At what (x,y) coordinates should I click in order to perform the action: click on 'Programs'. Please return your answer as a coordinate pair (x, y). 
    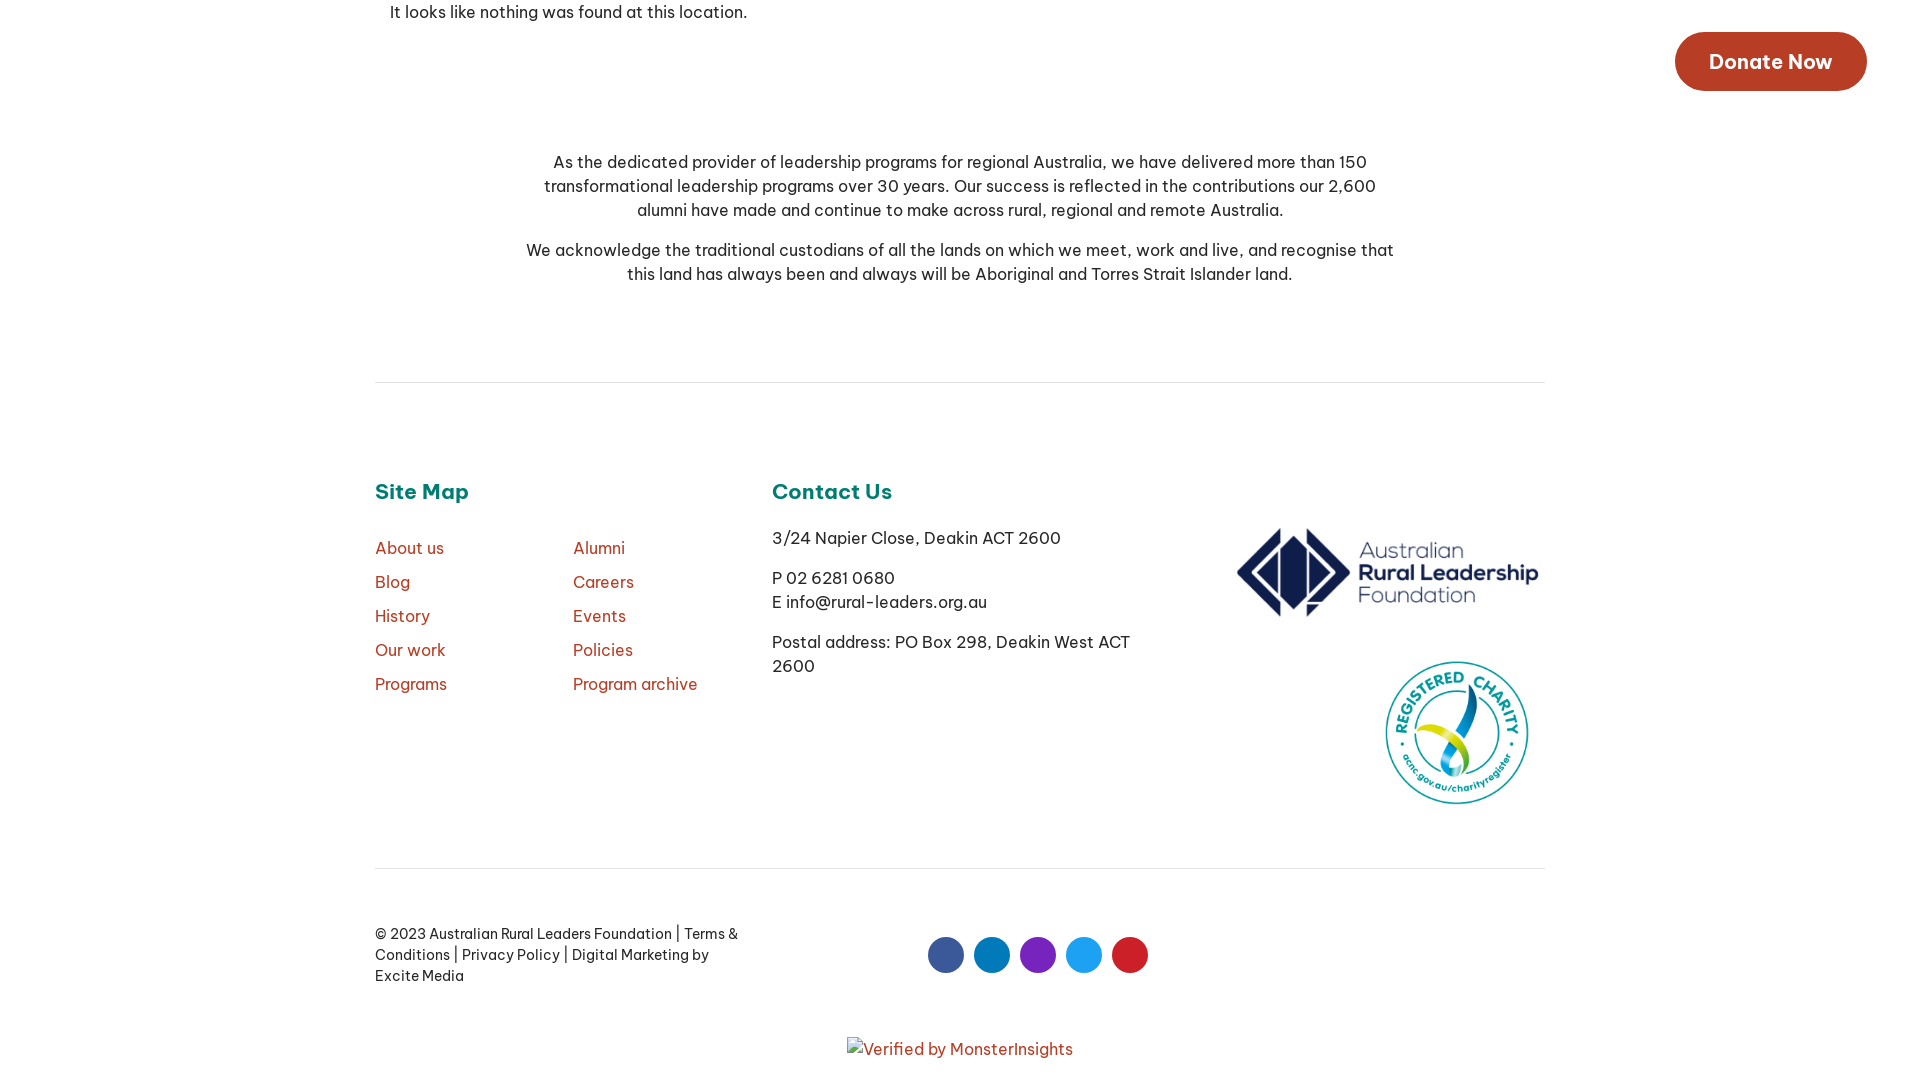
    Looking at the image, I should click on (463, 682).